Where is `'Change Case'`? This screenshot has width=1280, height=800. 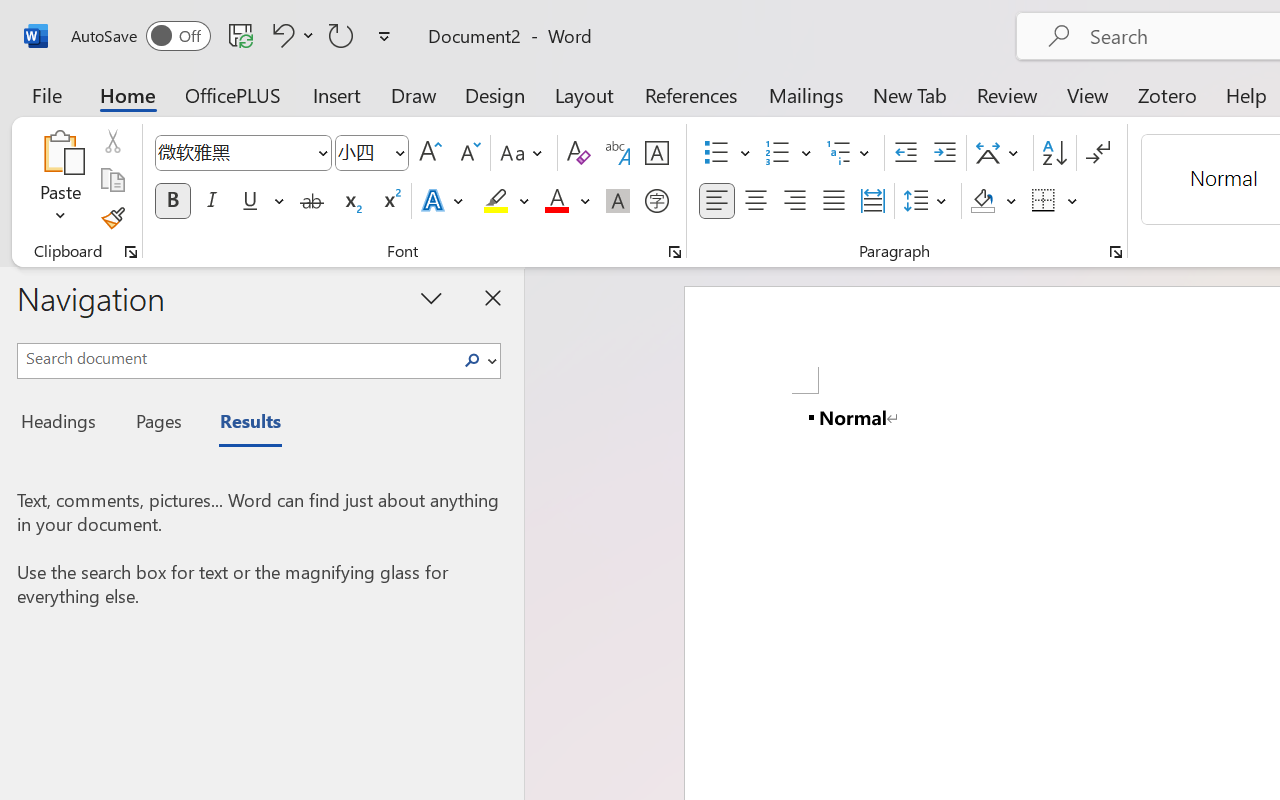
'Change Case' is located at coordinates (524, 153).